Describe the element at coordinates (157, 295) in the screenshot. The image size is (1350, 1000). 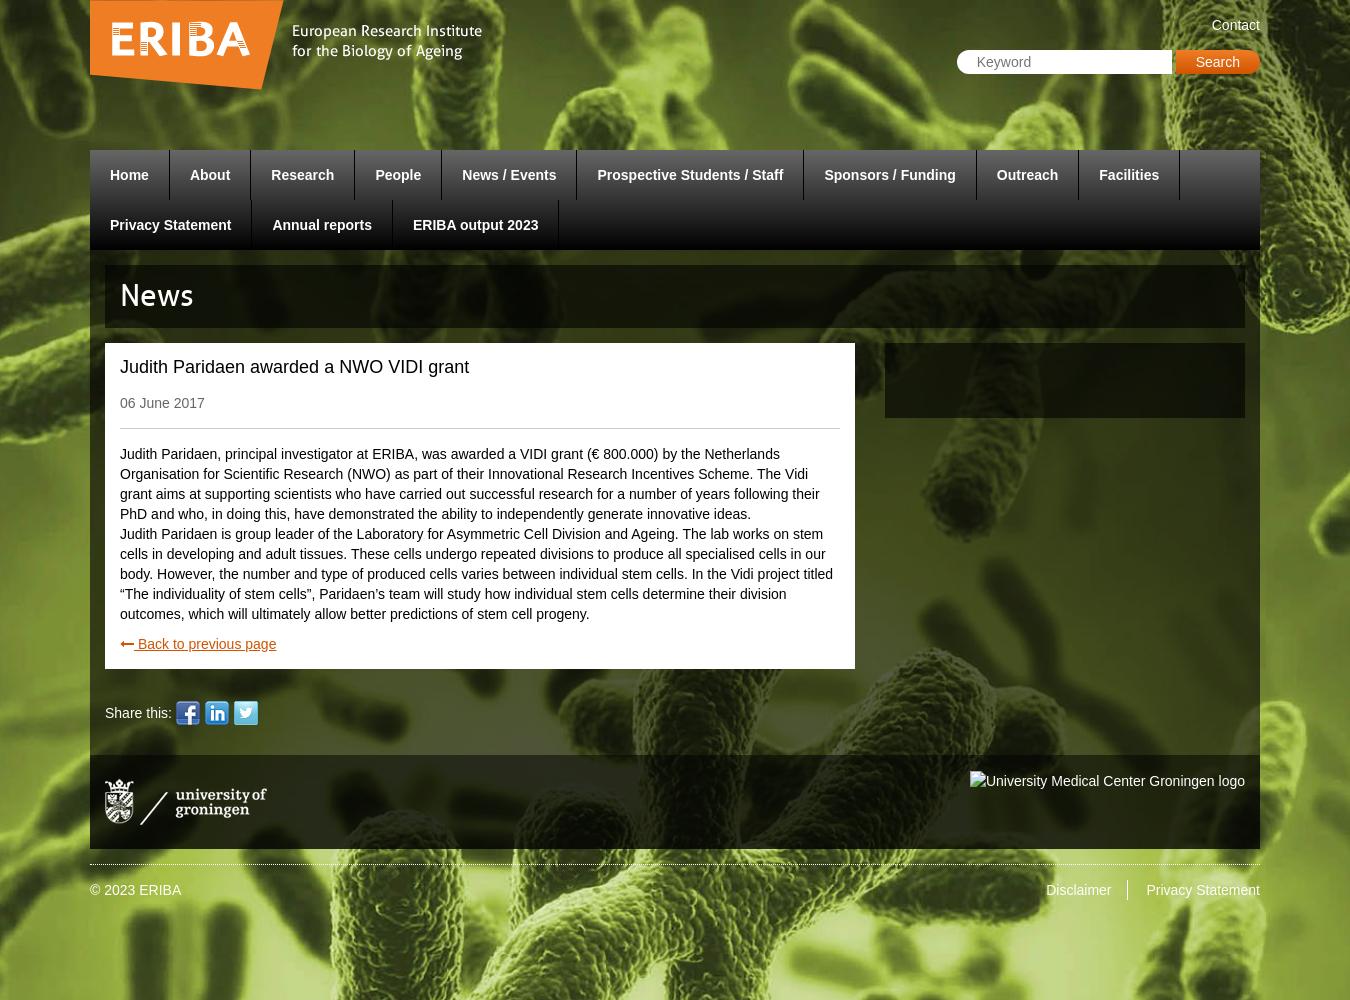
I see `'News'` at that location.